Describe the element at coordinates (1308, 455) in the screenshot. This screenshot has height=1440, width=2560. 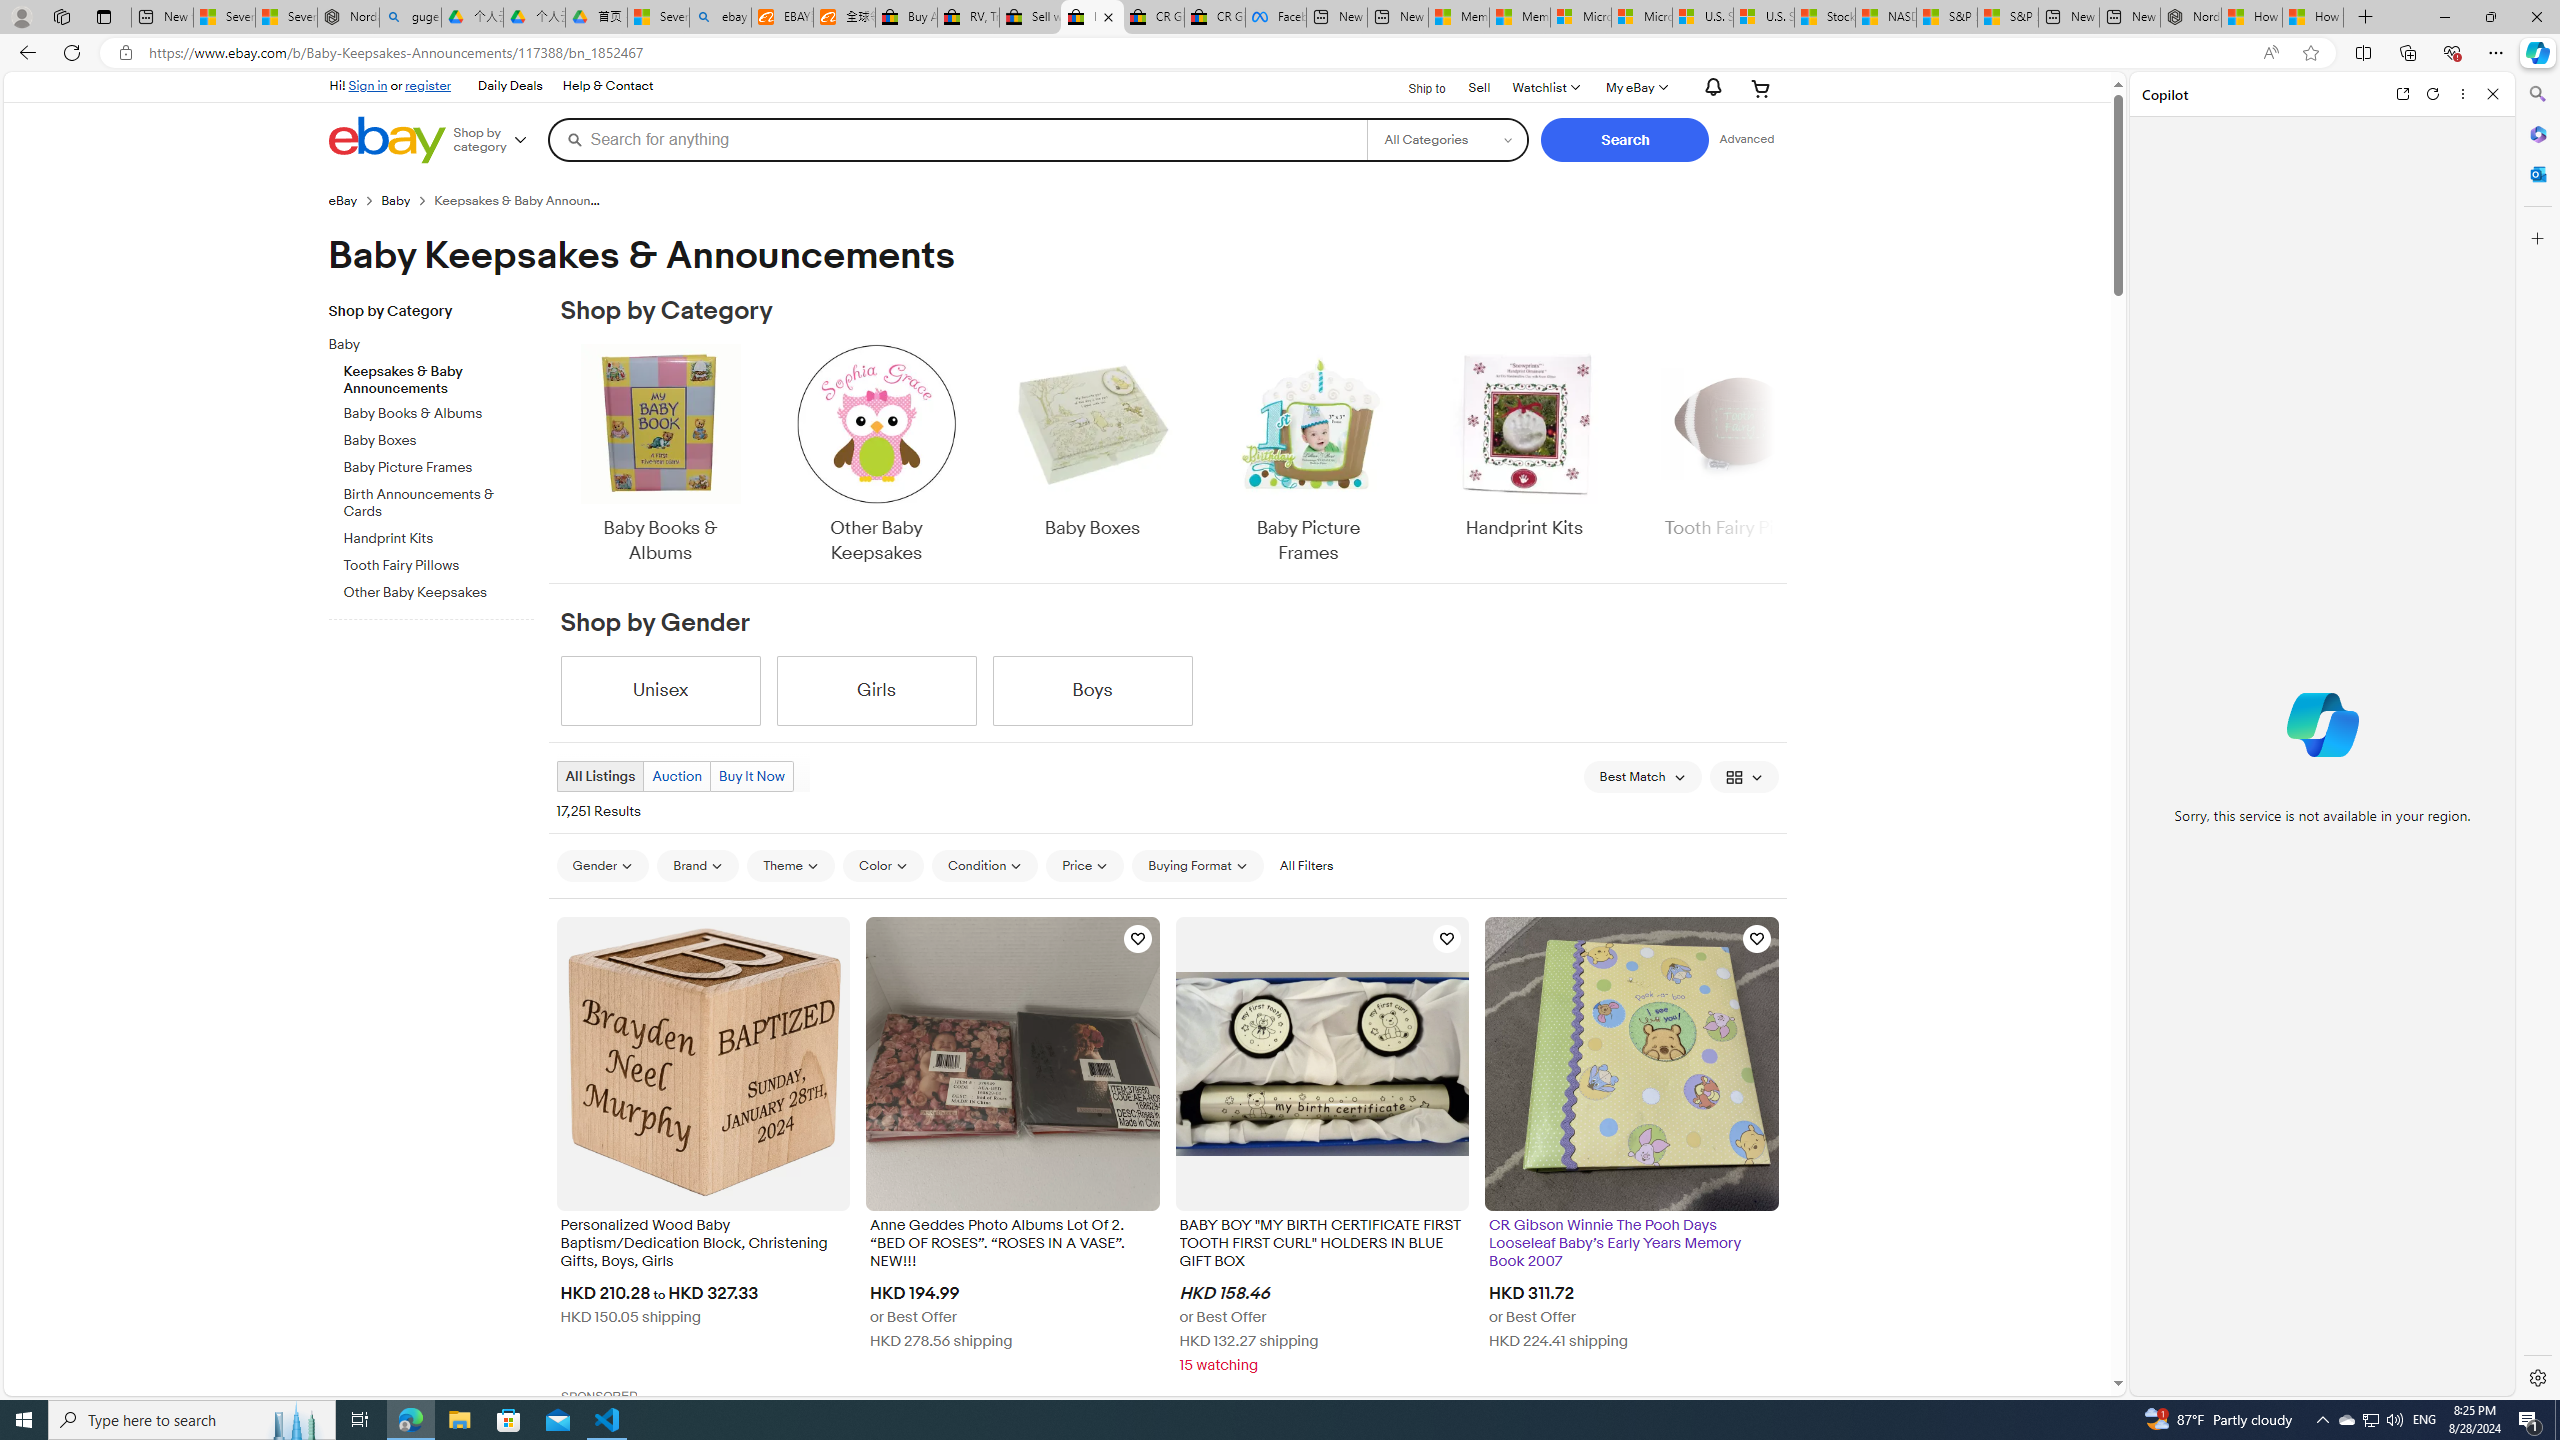
I see `'Baby Picture Frames'` at that location.